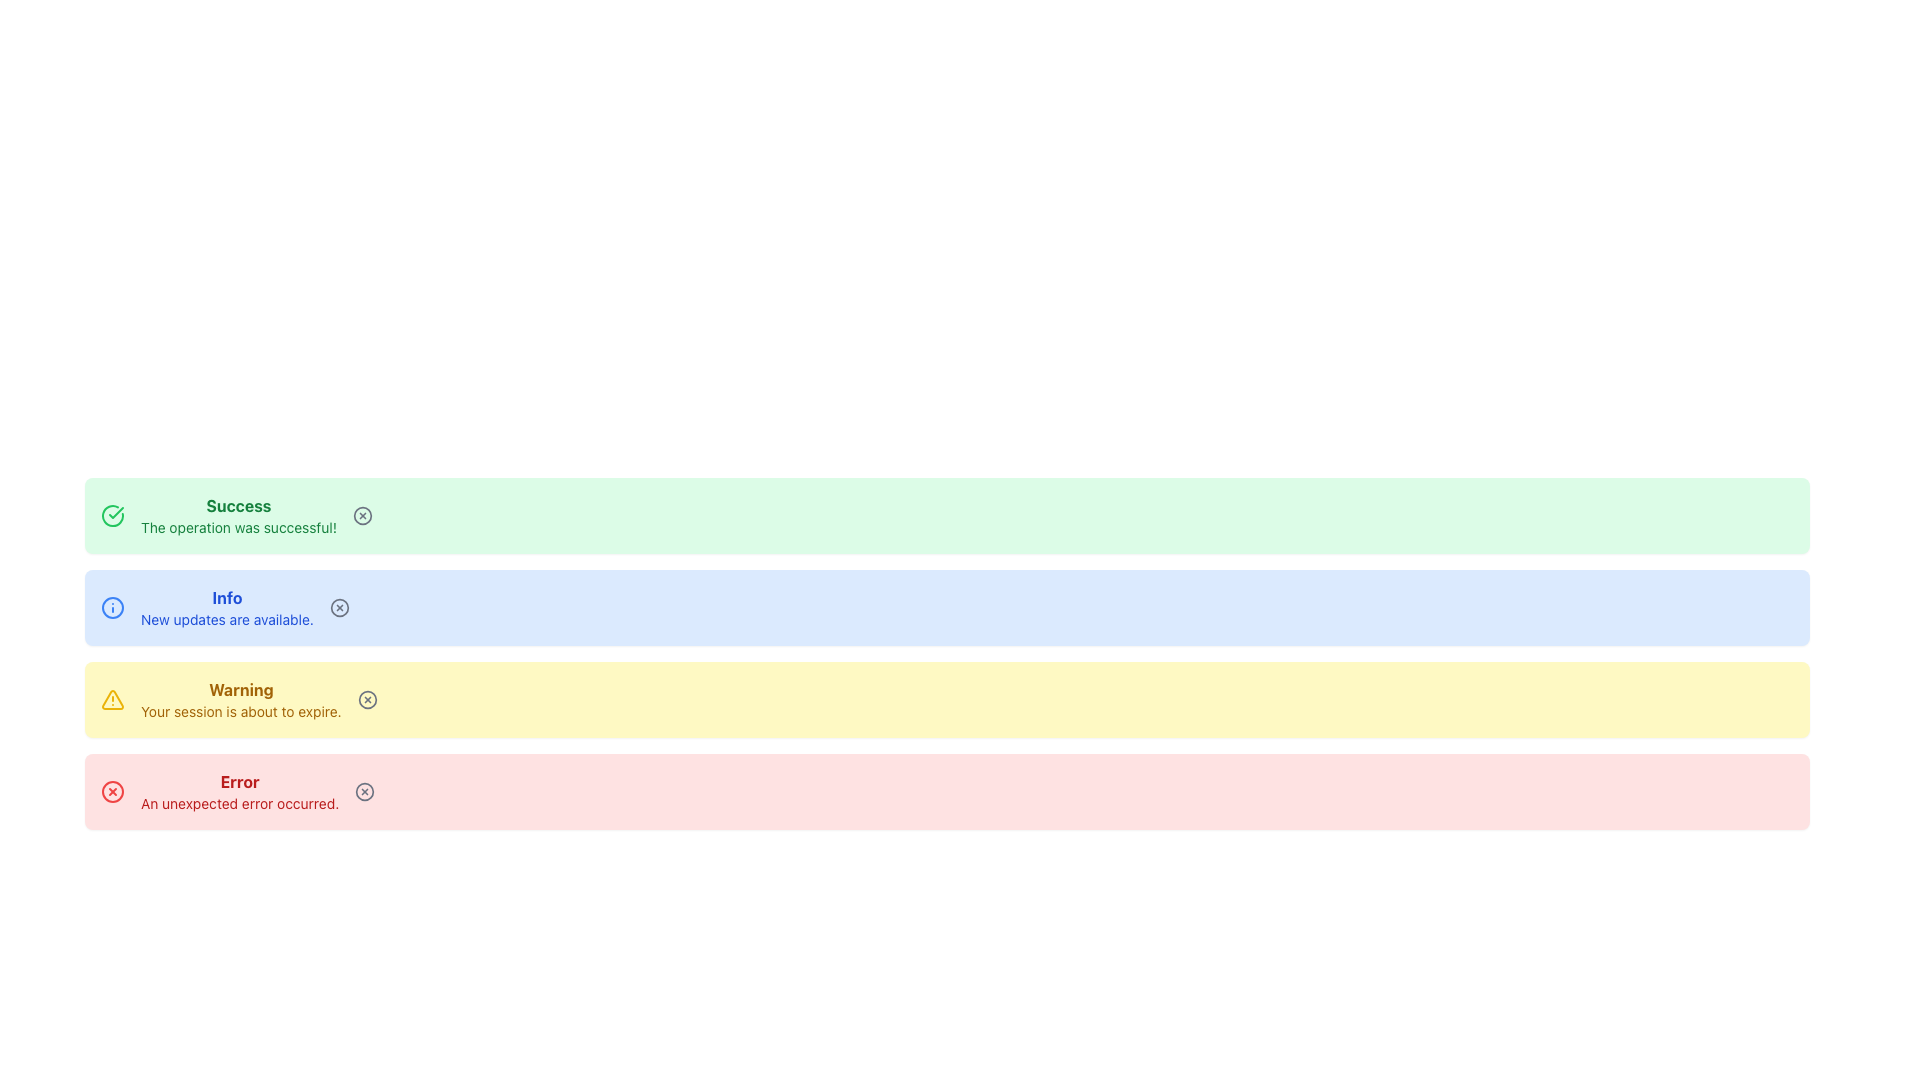  Describe the element at coordinates (111, 698) in the screenshot. I see `the Decorative Icon that serves as a visual warning indication, located near the left side of the third notification bar from the top` at that location.